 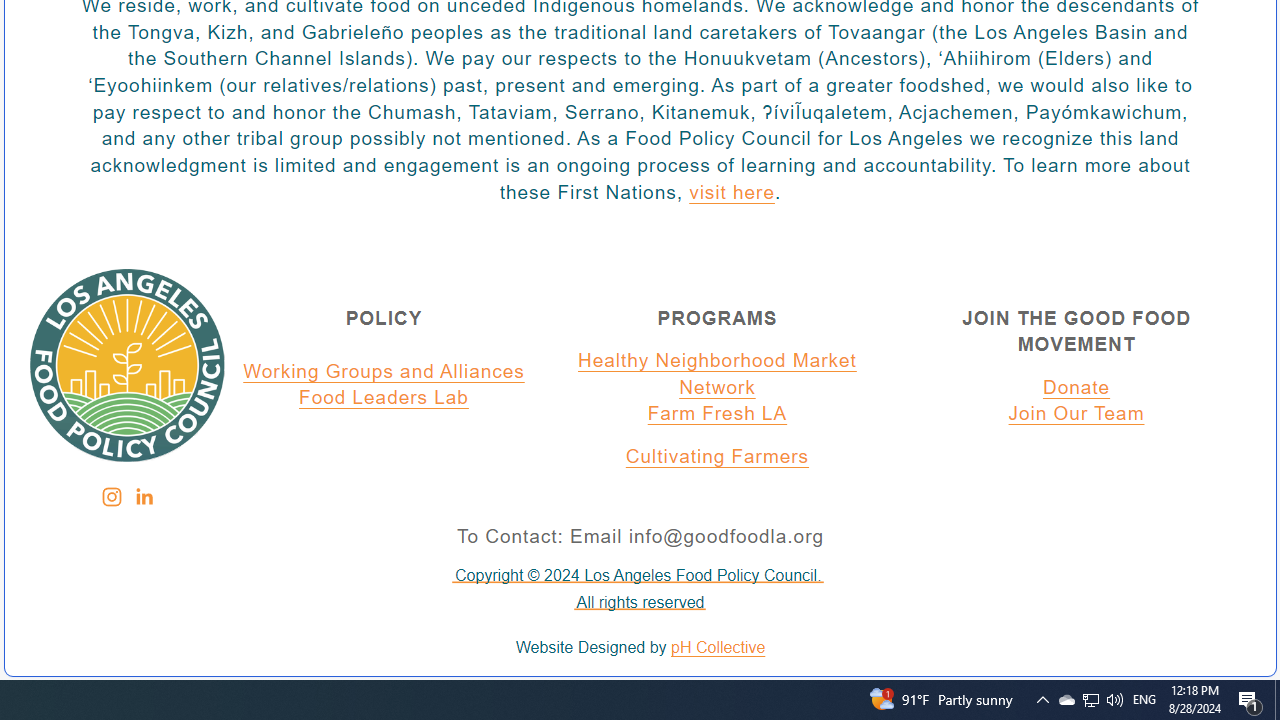 What do you see at coordinates (717, 457) in the screenshot?
I see `'Cultivating Farmers '` at bounding box center [717, 457].